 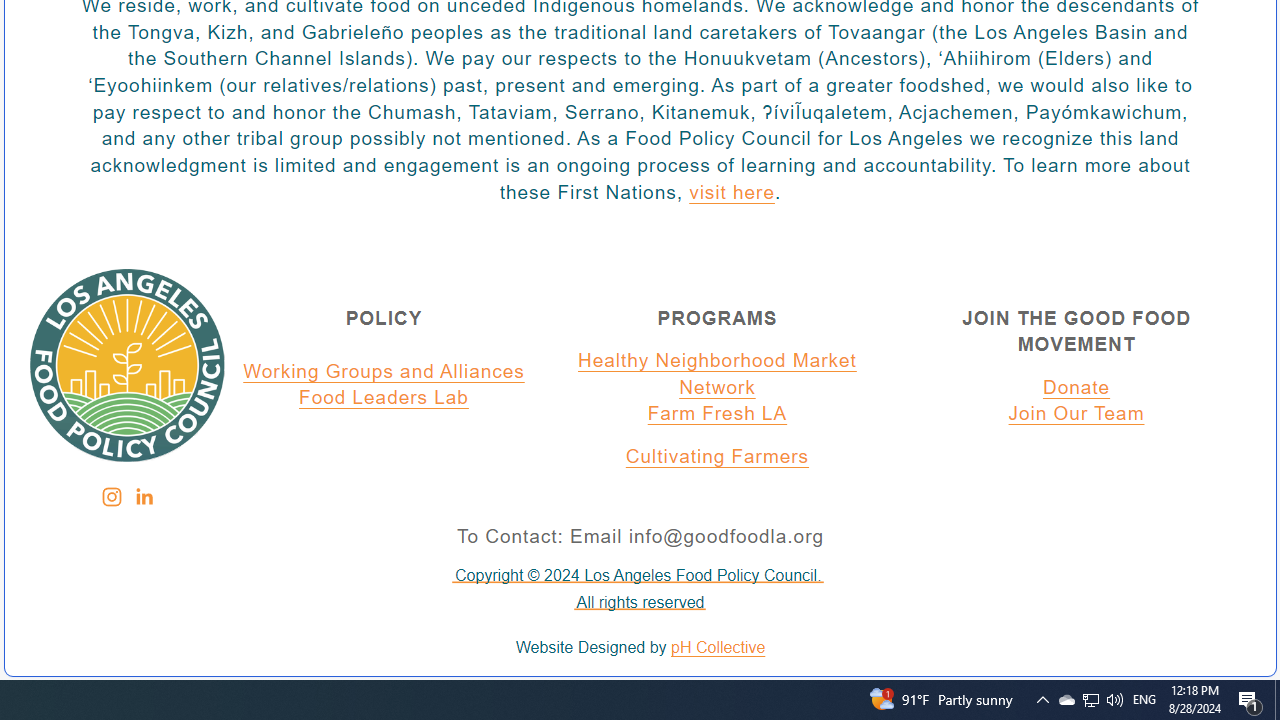 What do you see at coordinates (717, 457) in the screenshot?
I see `'Cultivating Farmers '` at bounding box center [717, 457].